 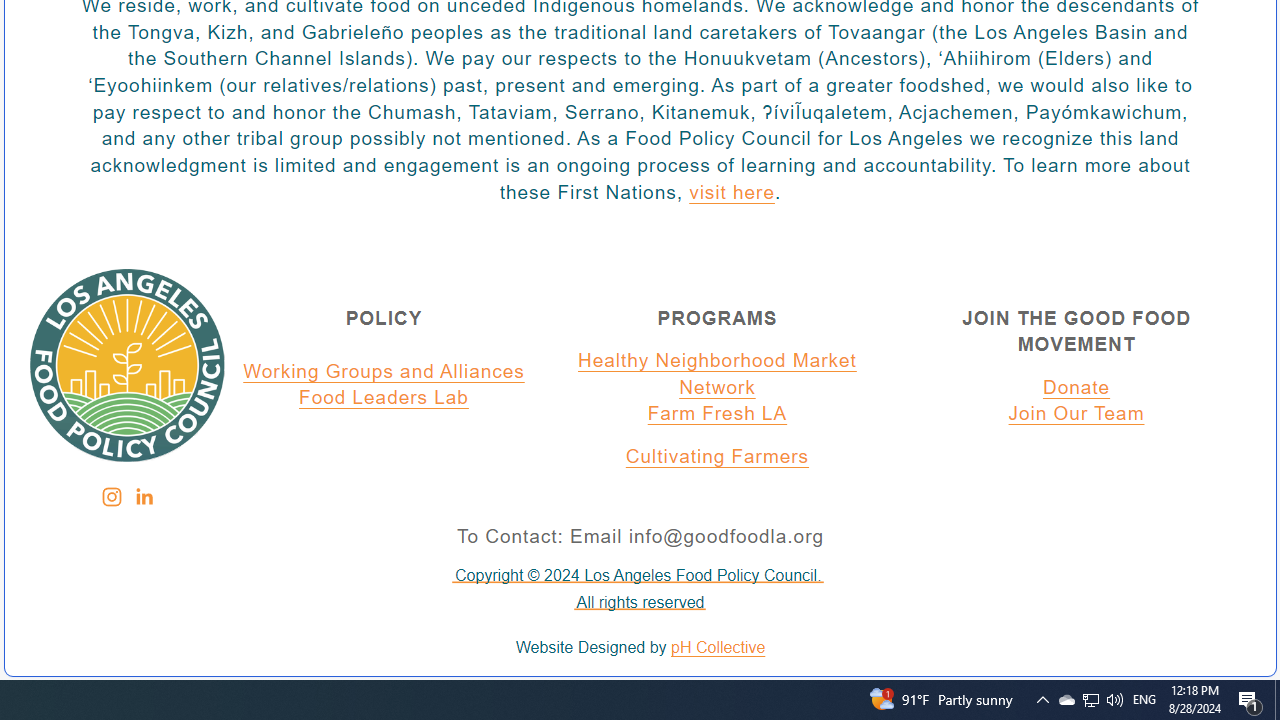 What do you see at coordinates (717, 457) in the screenshot?
I see `'Cultivating Farmers '` at bounding box center [717, 457].